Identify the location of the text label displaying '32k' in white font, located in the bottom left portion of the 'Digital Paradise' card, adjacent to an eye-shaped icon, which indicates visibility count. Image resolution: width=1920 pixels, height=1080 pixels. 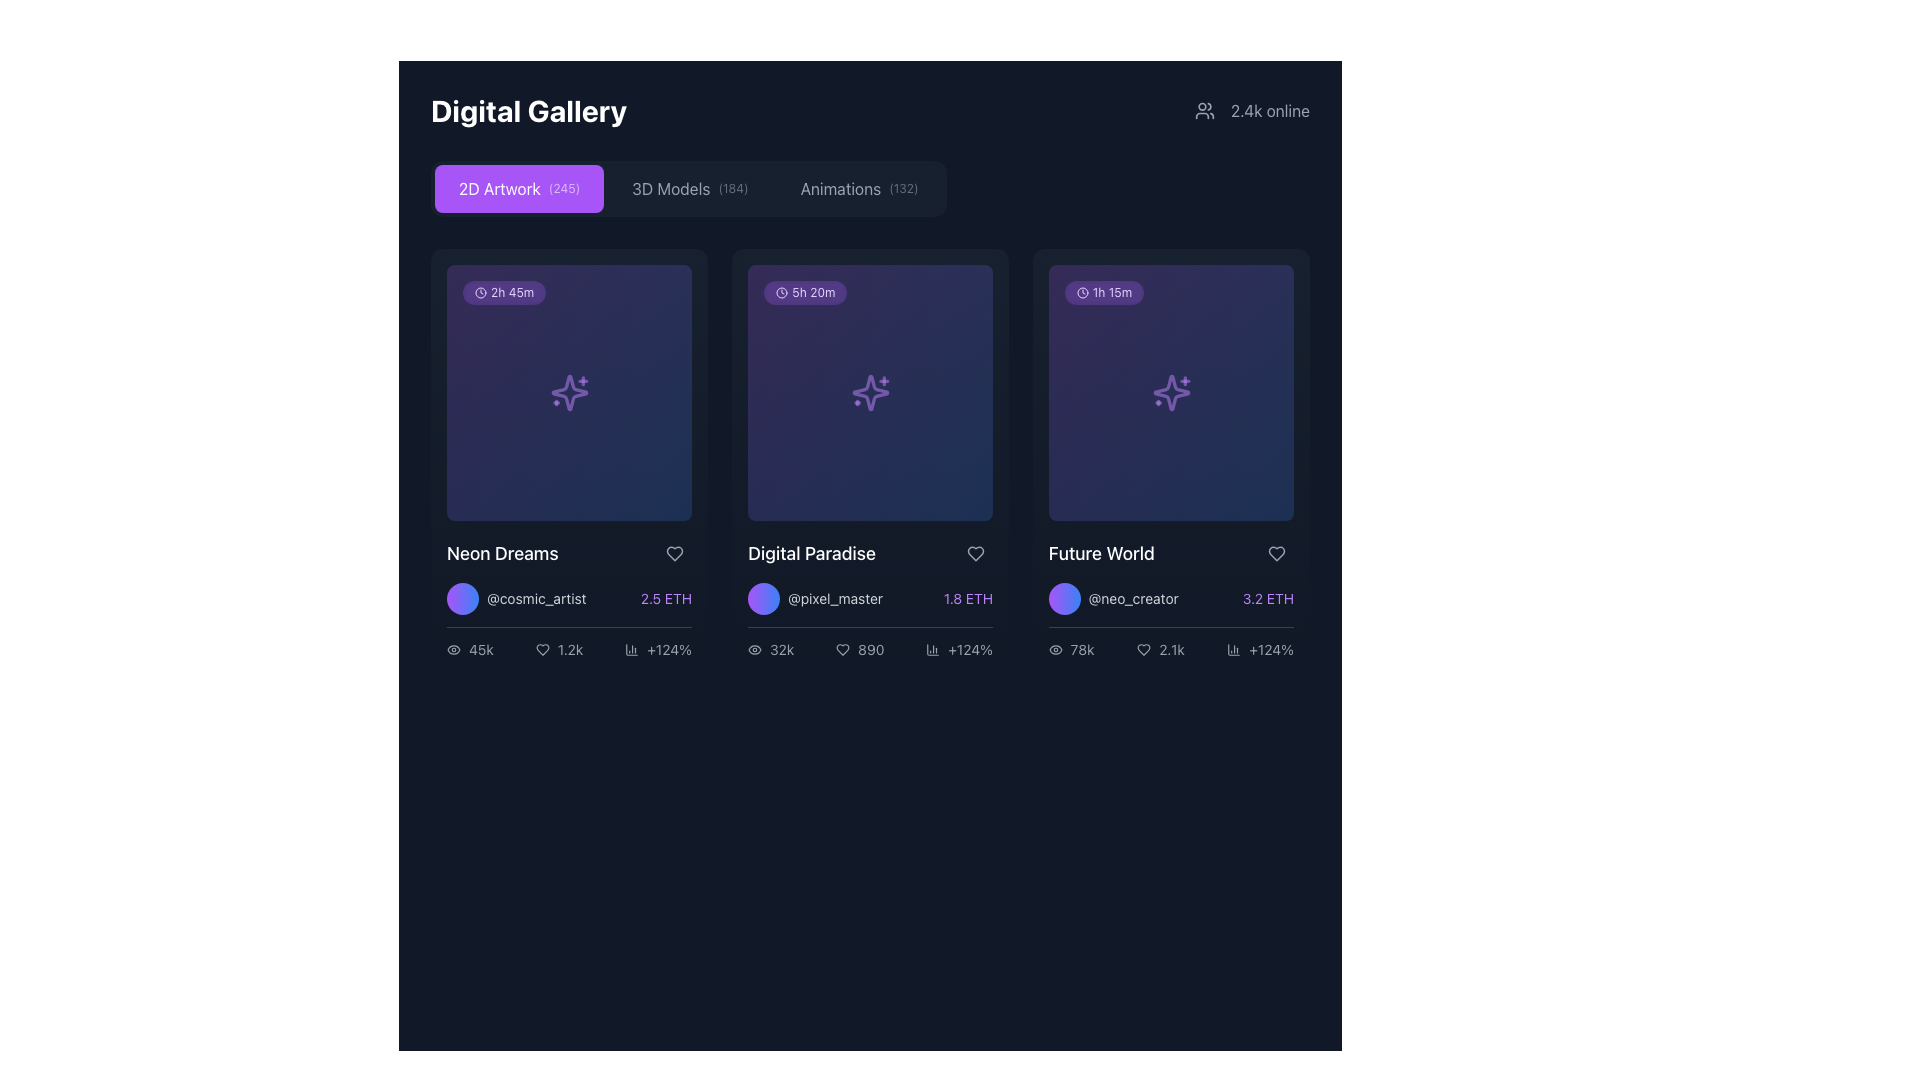
(770, 650).